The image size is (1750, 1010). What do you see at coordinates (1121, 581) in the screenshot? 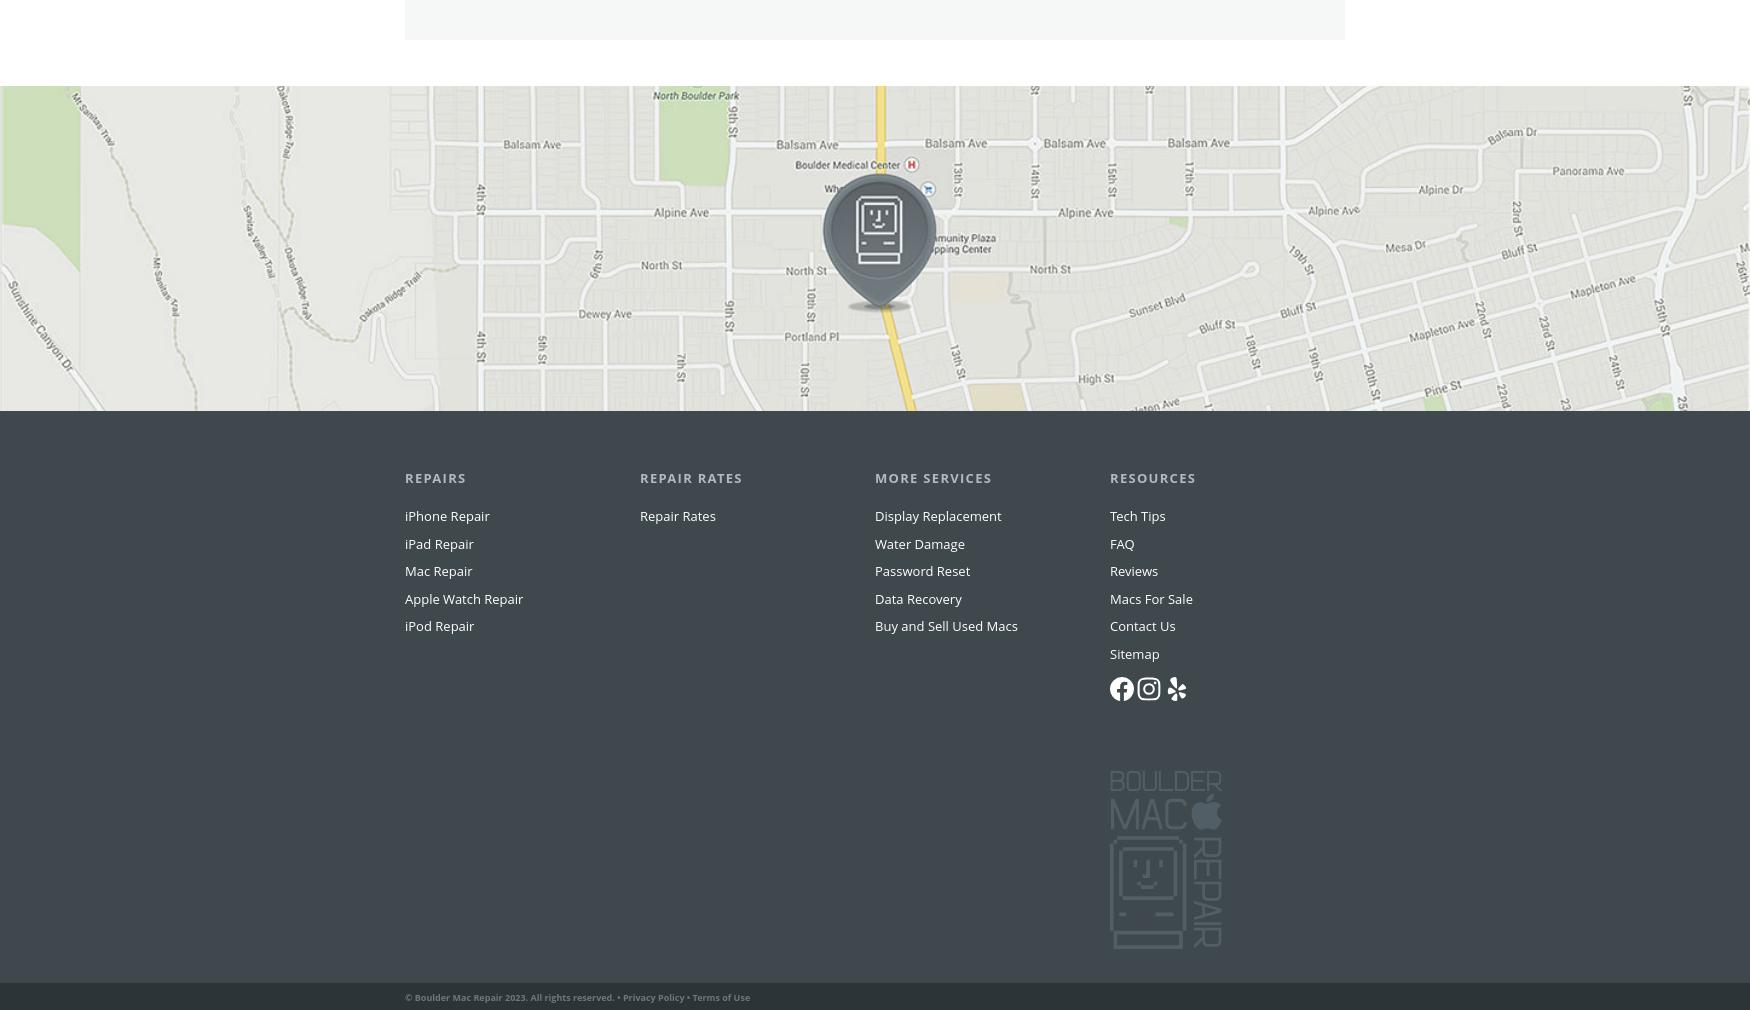
I see `'FAQ'` at bounding box center [1121, 581].